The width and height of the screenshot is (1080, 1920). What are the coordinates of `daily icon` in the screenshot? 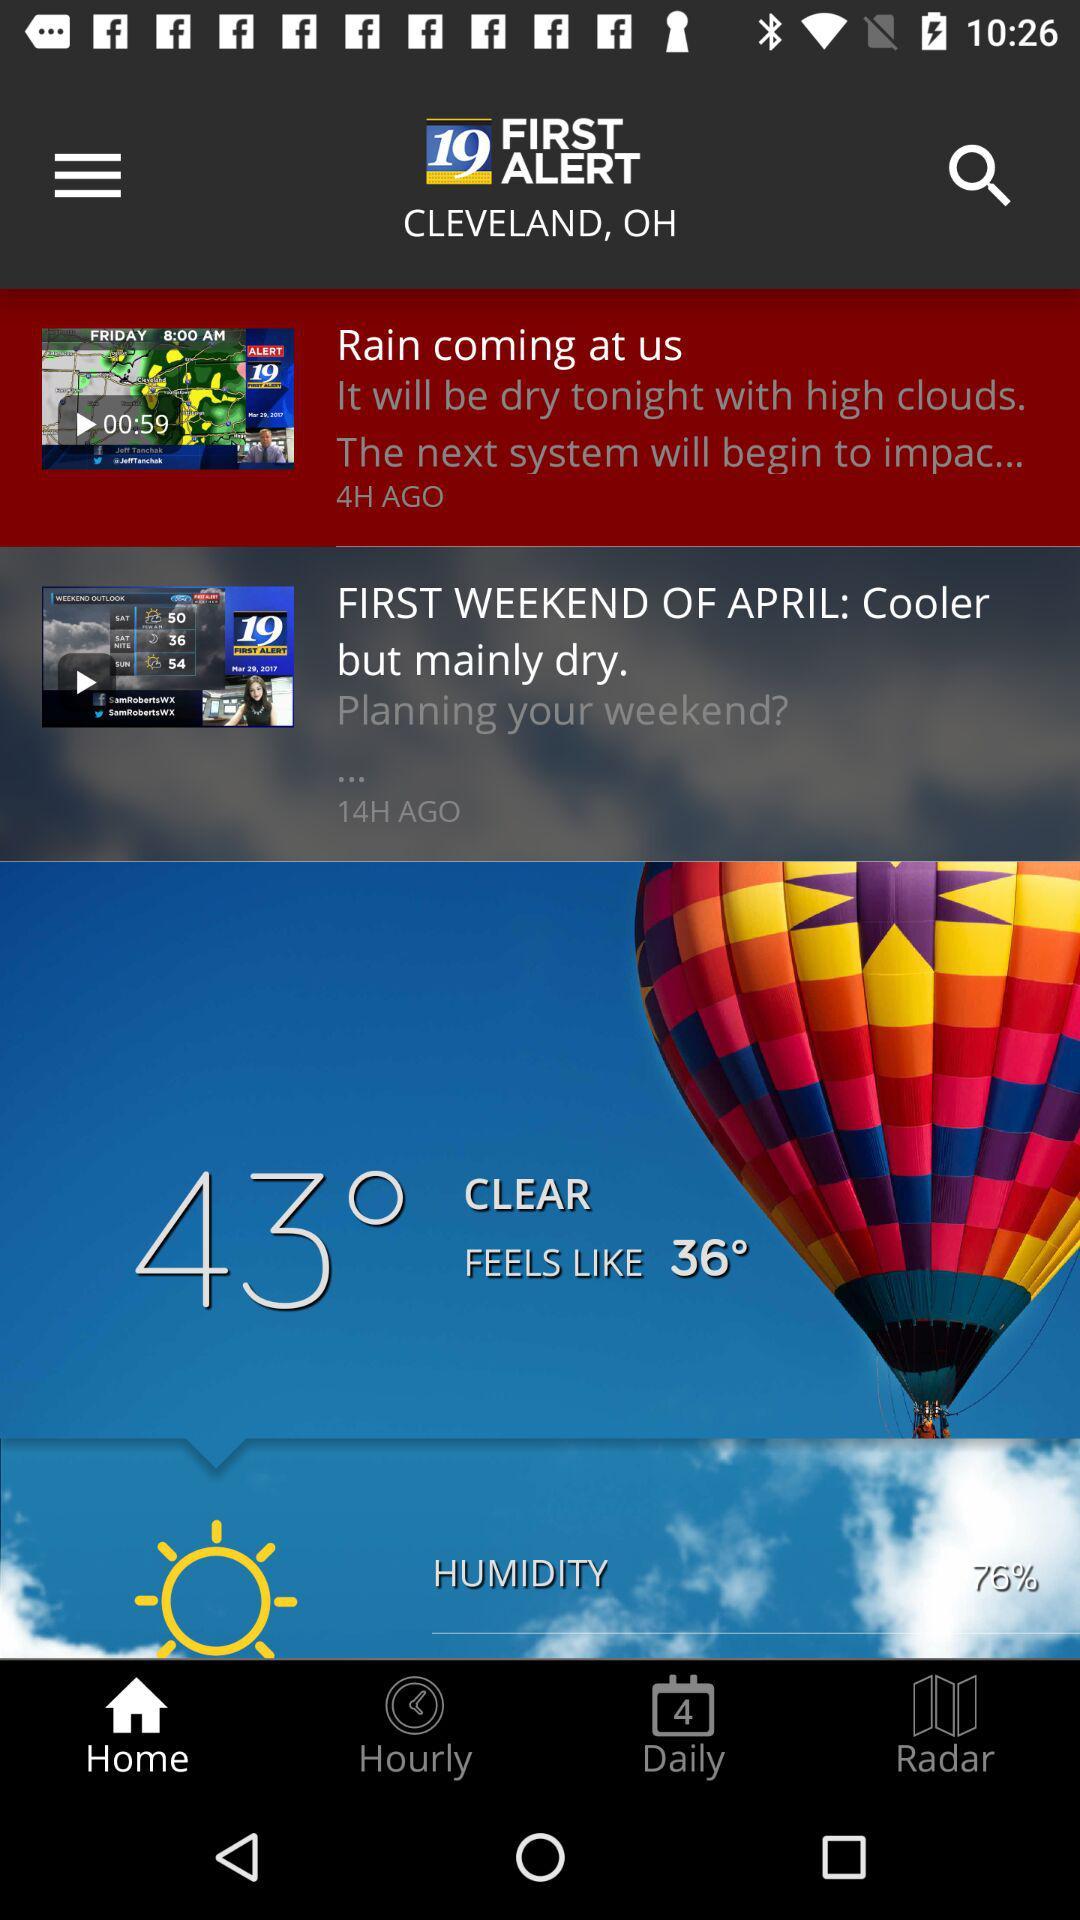 It's located at (682, 1726).